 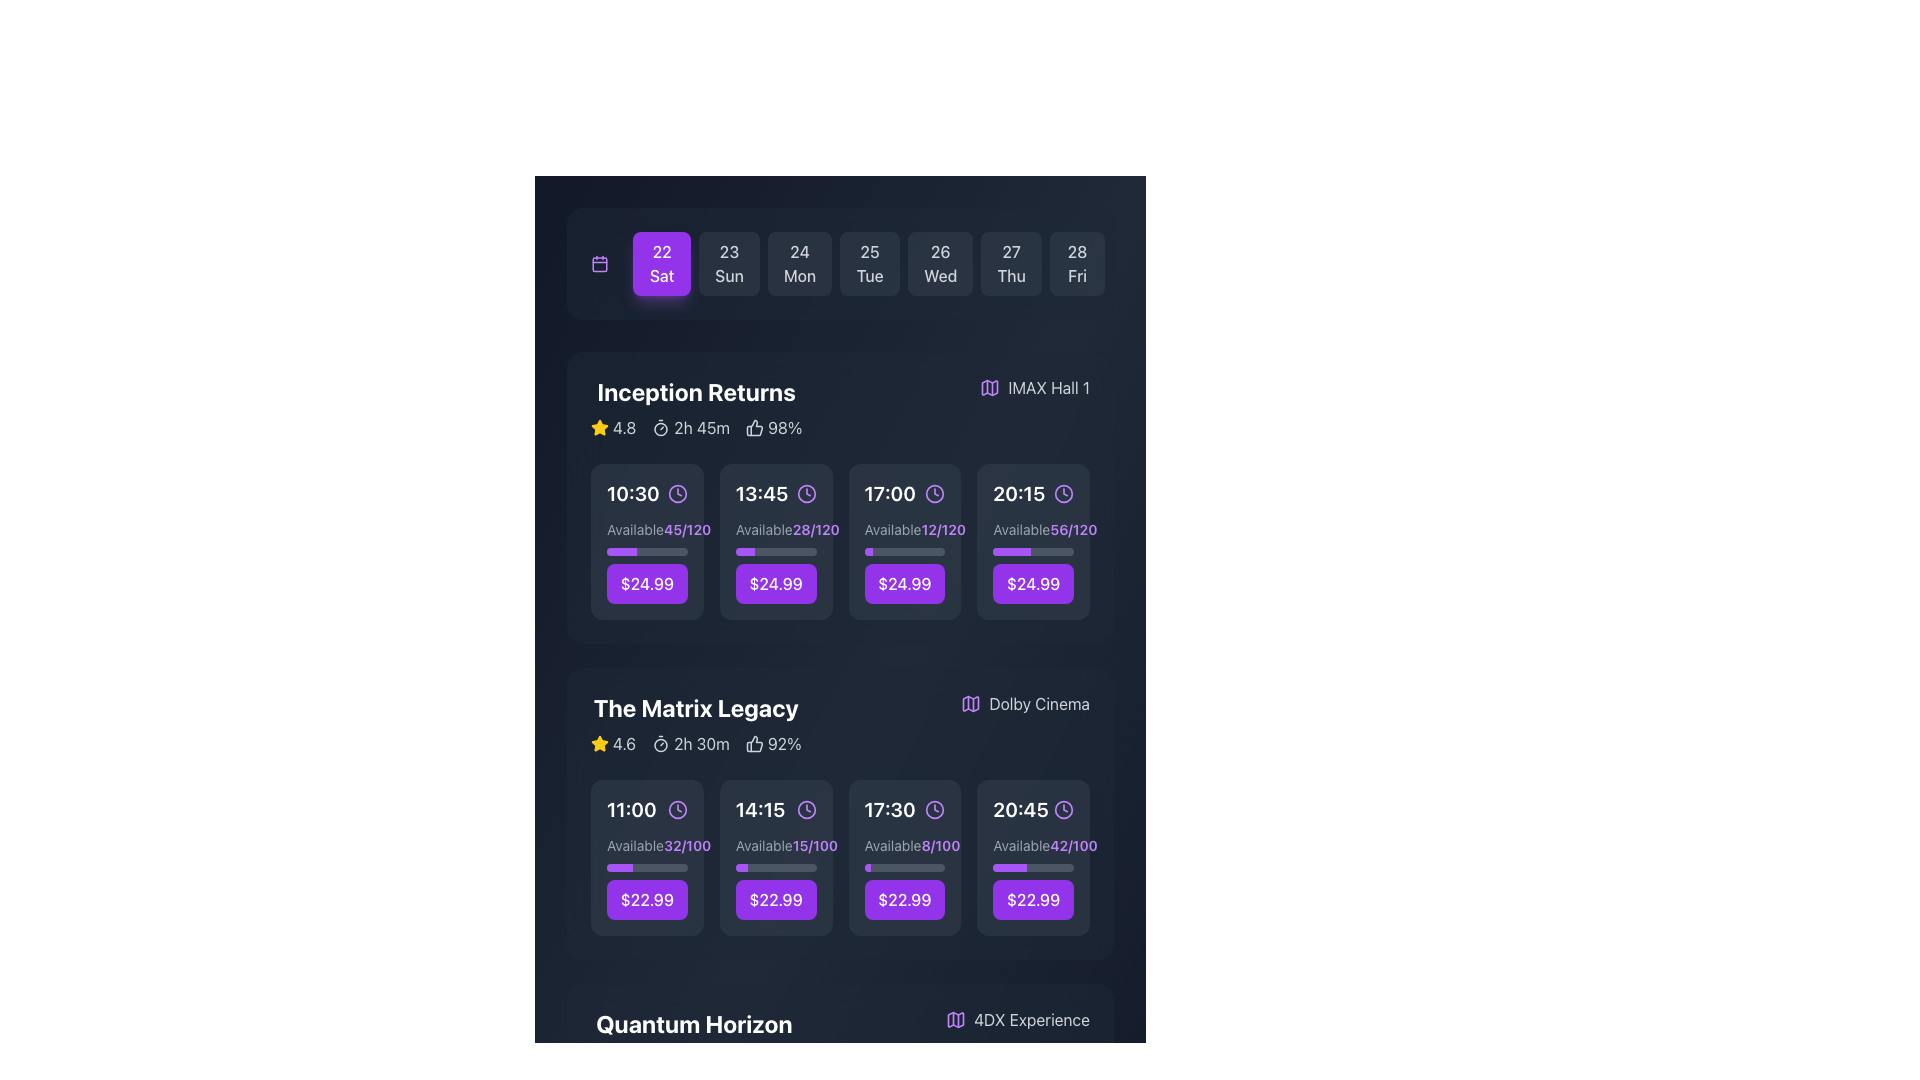 I want to click on the 'Select Seats' button with a purple background and white text for accessibility navigation, so click(x=647, y=542).